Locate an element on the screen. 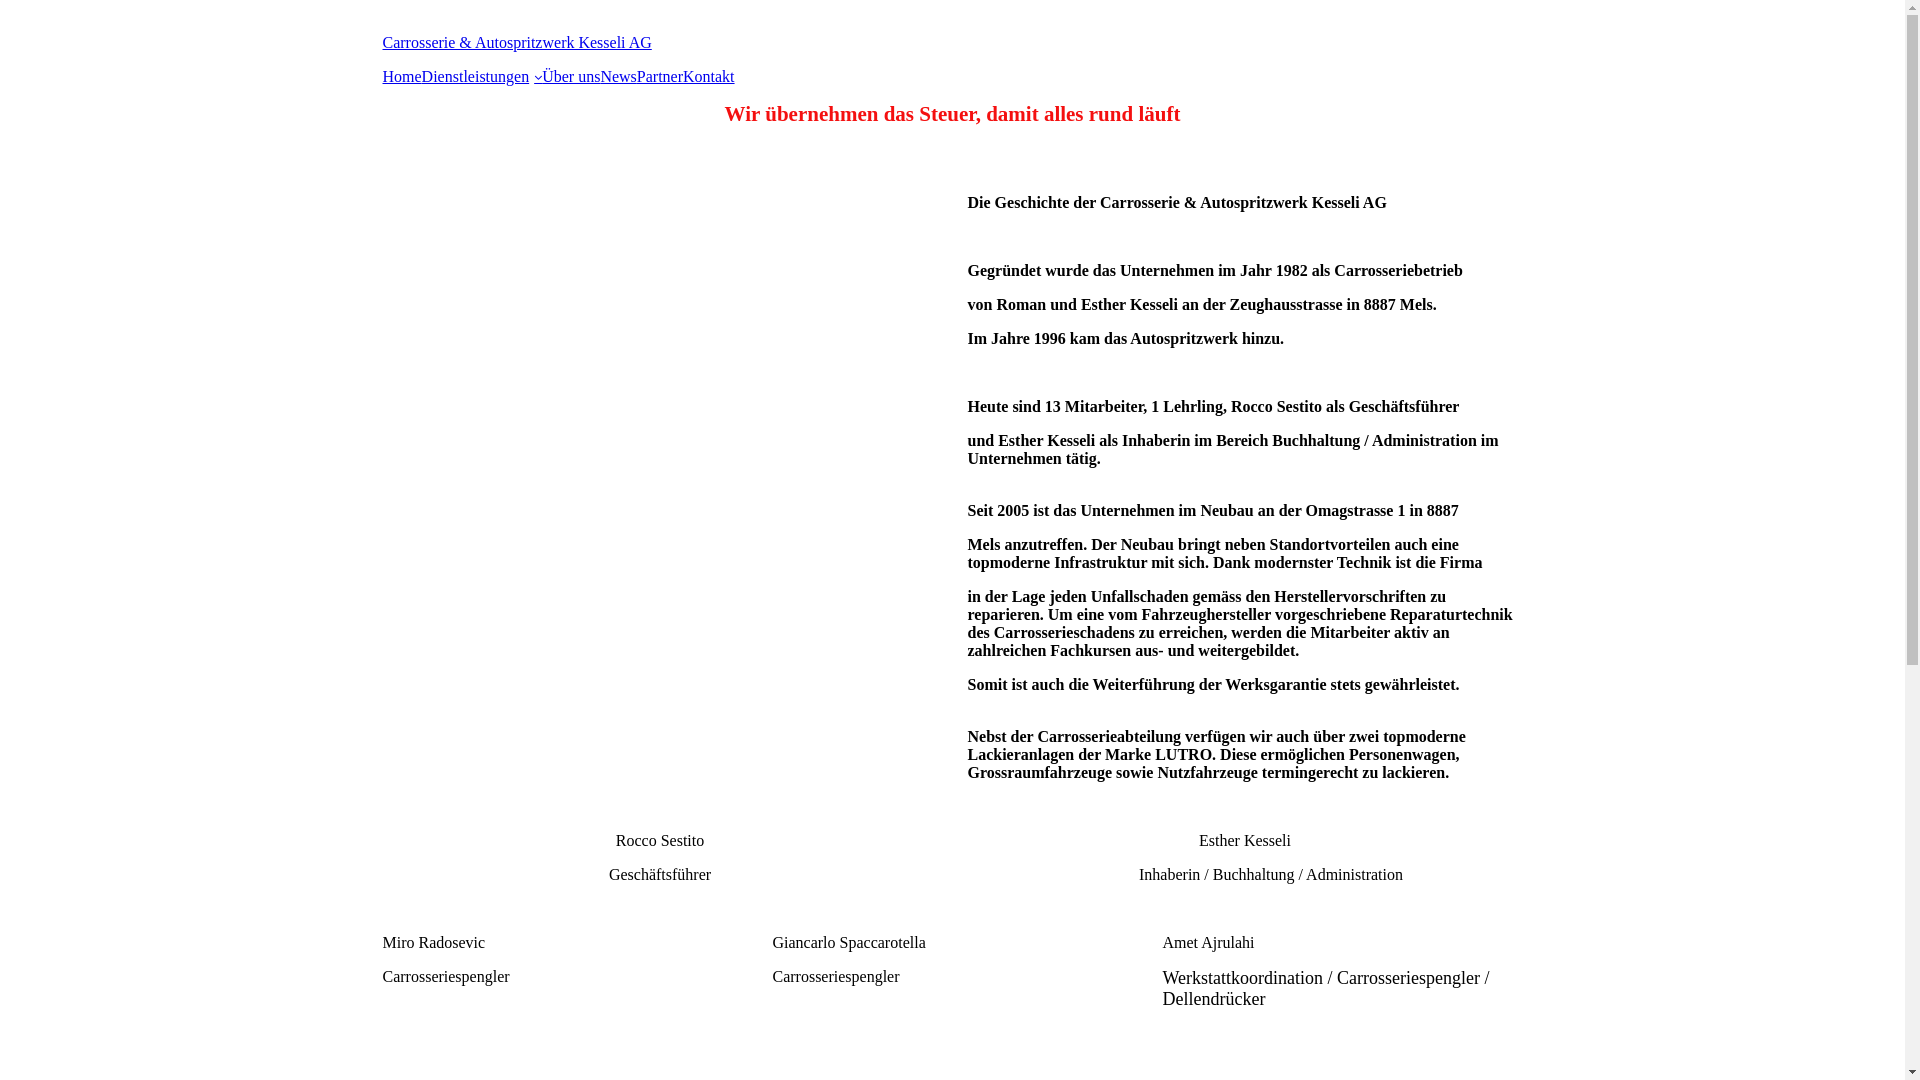  'Kontakt' is located at coordinates (709, 76).